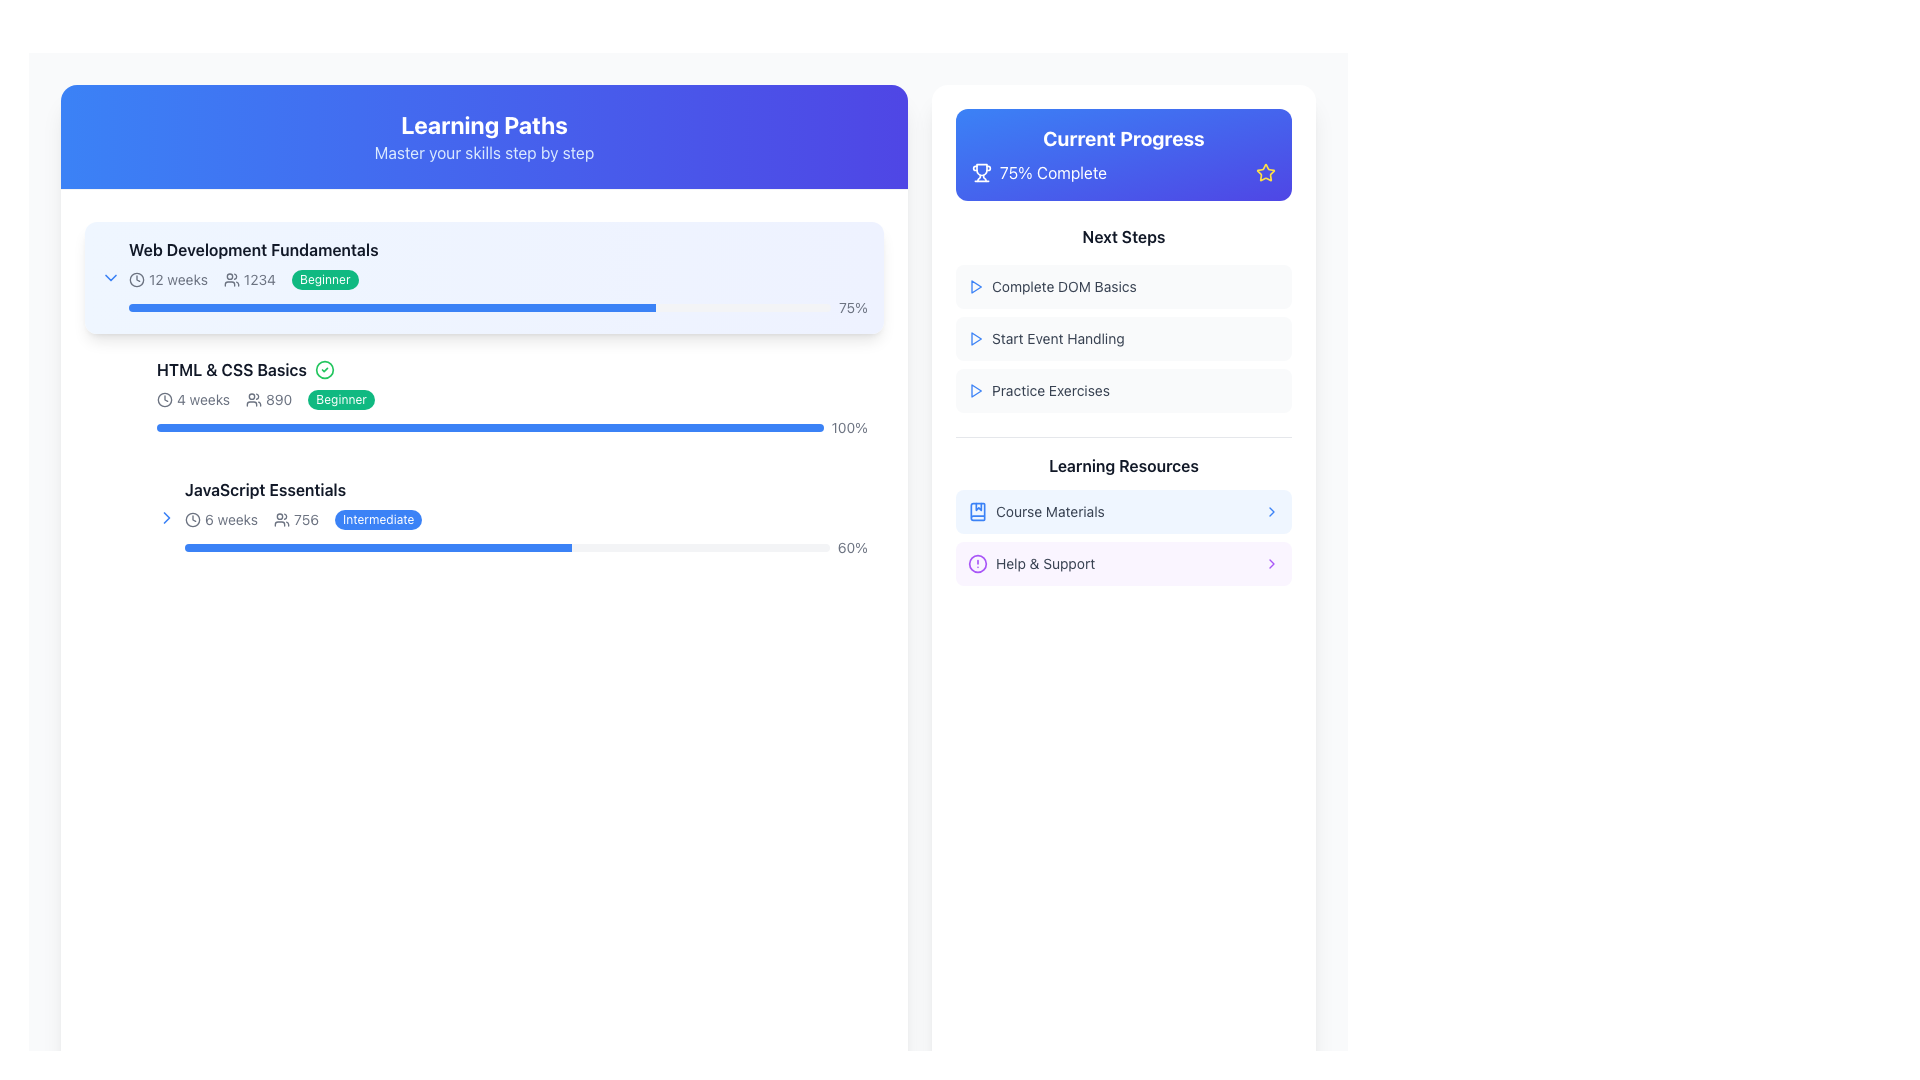 Image resolution: width=1920 pixels, height=1080 pixels. Describe the element at coordinates (982, 172) in the screenshot. I see `the trophy icon located to the left of the '75% Complete' text in the 'Current Progress' panel` at that location.